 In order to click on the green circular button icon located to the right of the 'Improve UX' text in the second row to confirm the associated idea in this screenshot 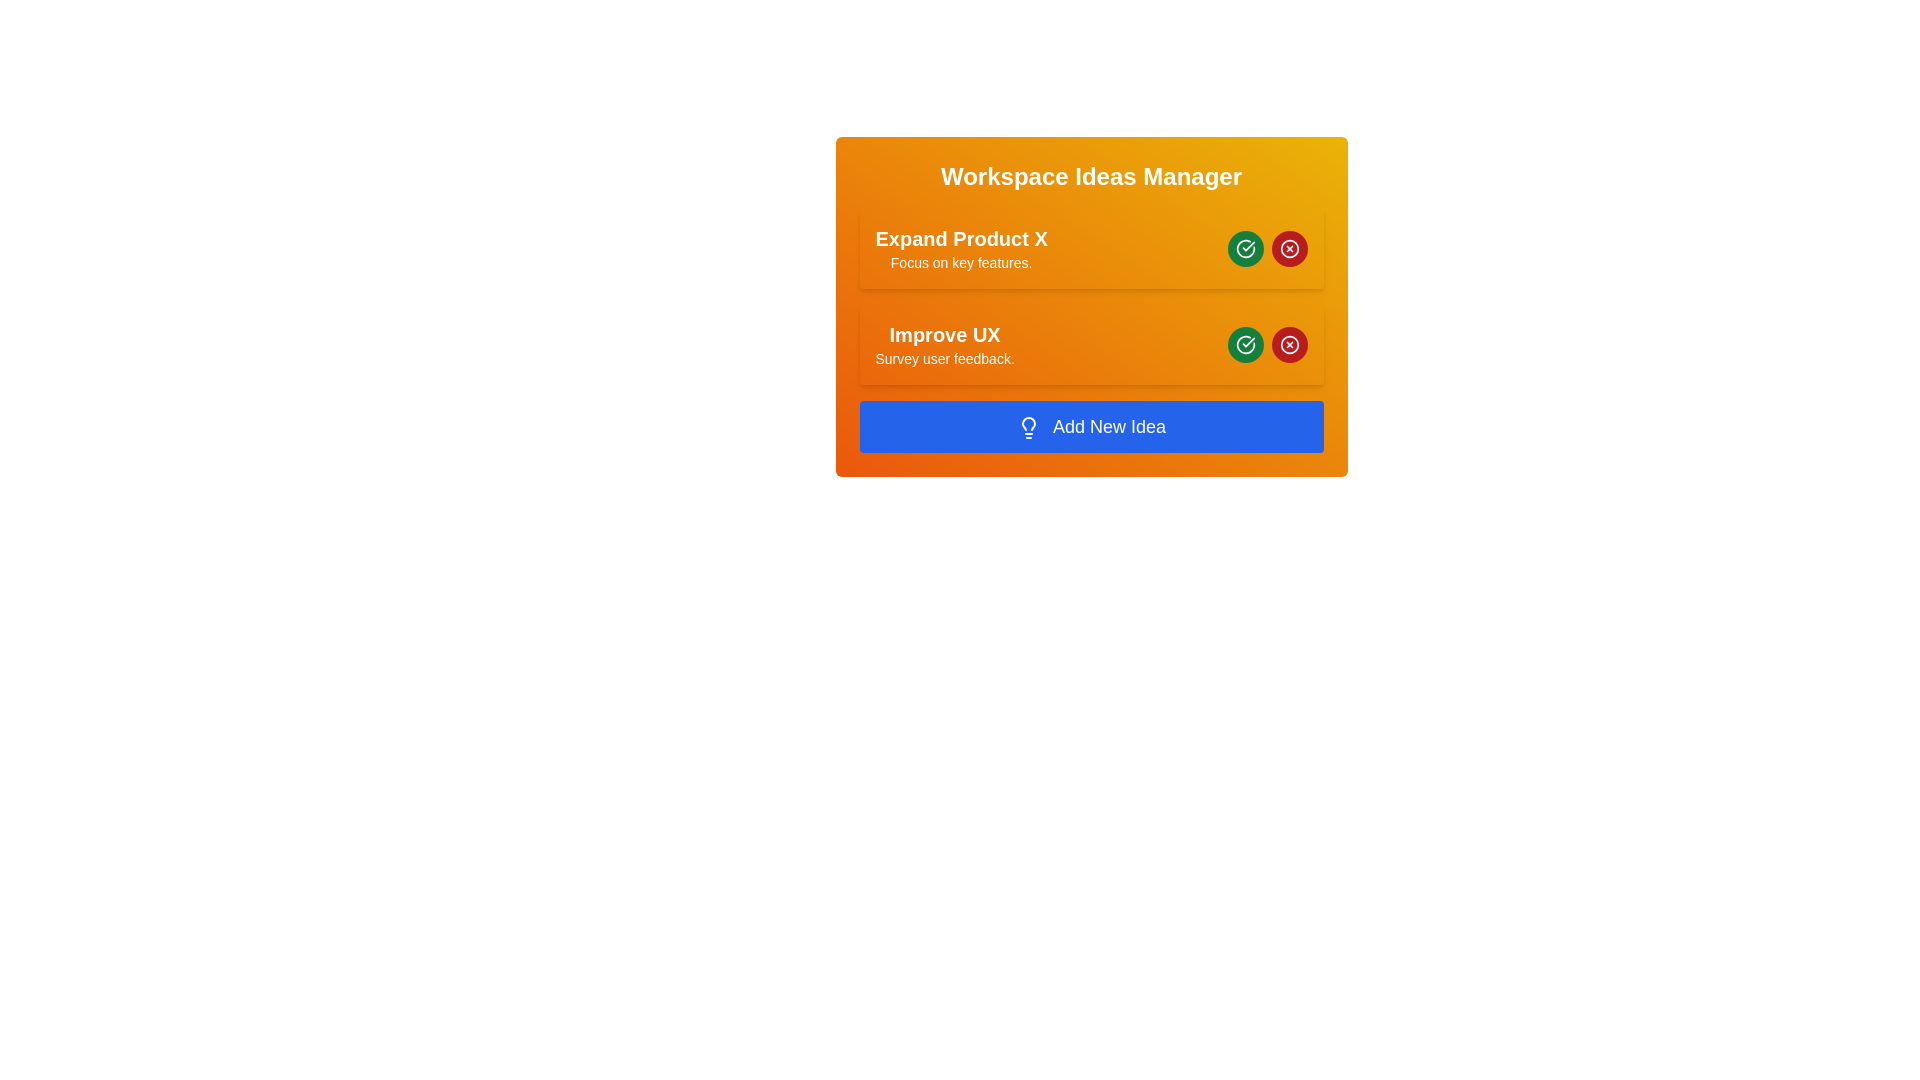, I will do `click(1244, 248)`.